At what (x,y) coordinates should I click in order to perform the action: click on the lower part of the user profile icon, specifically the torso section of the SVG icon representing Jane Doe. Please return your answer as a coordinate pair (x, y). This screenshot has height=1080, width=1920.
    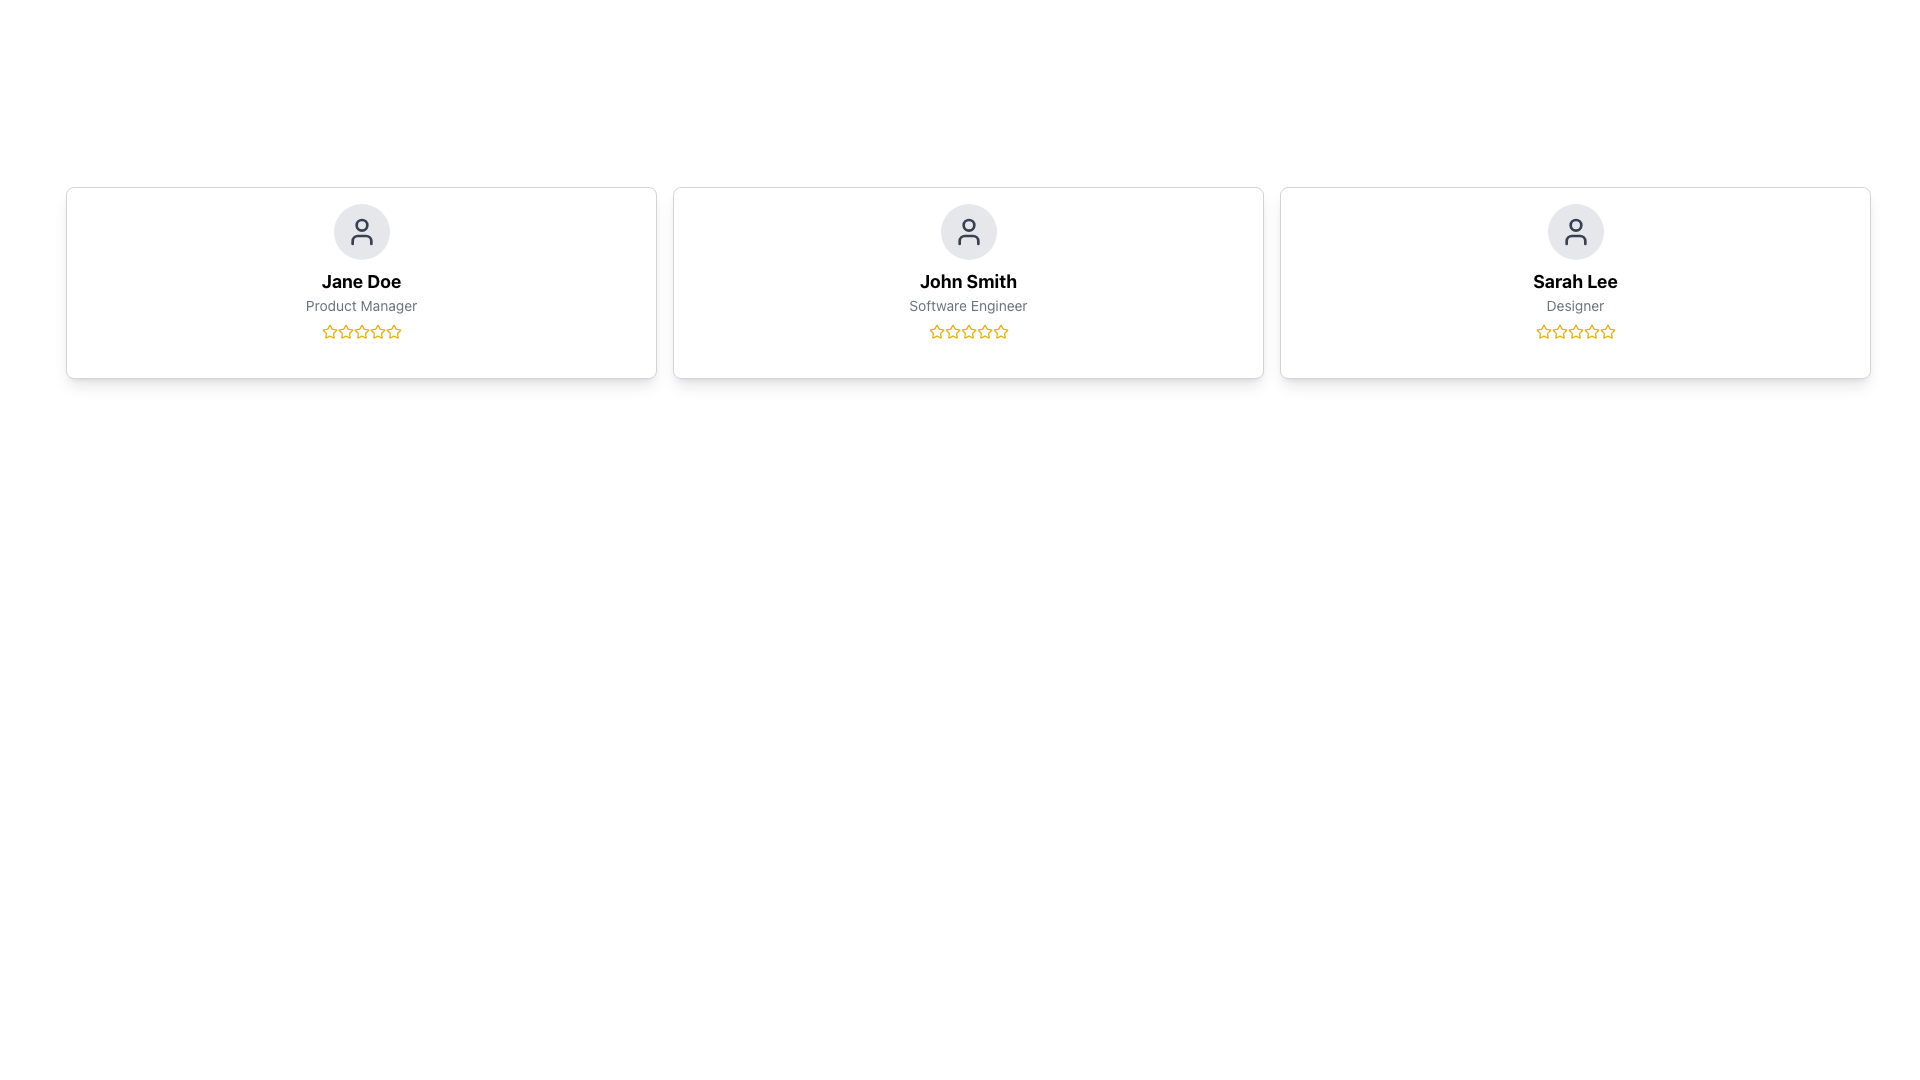
    Looking at the image, I should click on (361, 238).